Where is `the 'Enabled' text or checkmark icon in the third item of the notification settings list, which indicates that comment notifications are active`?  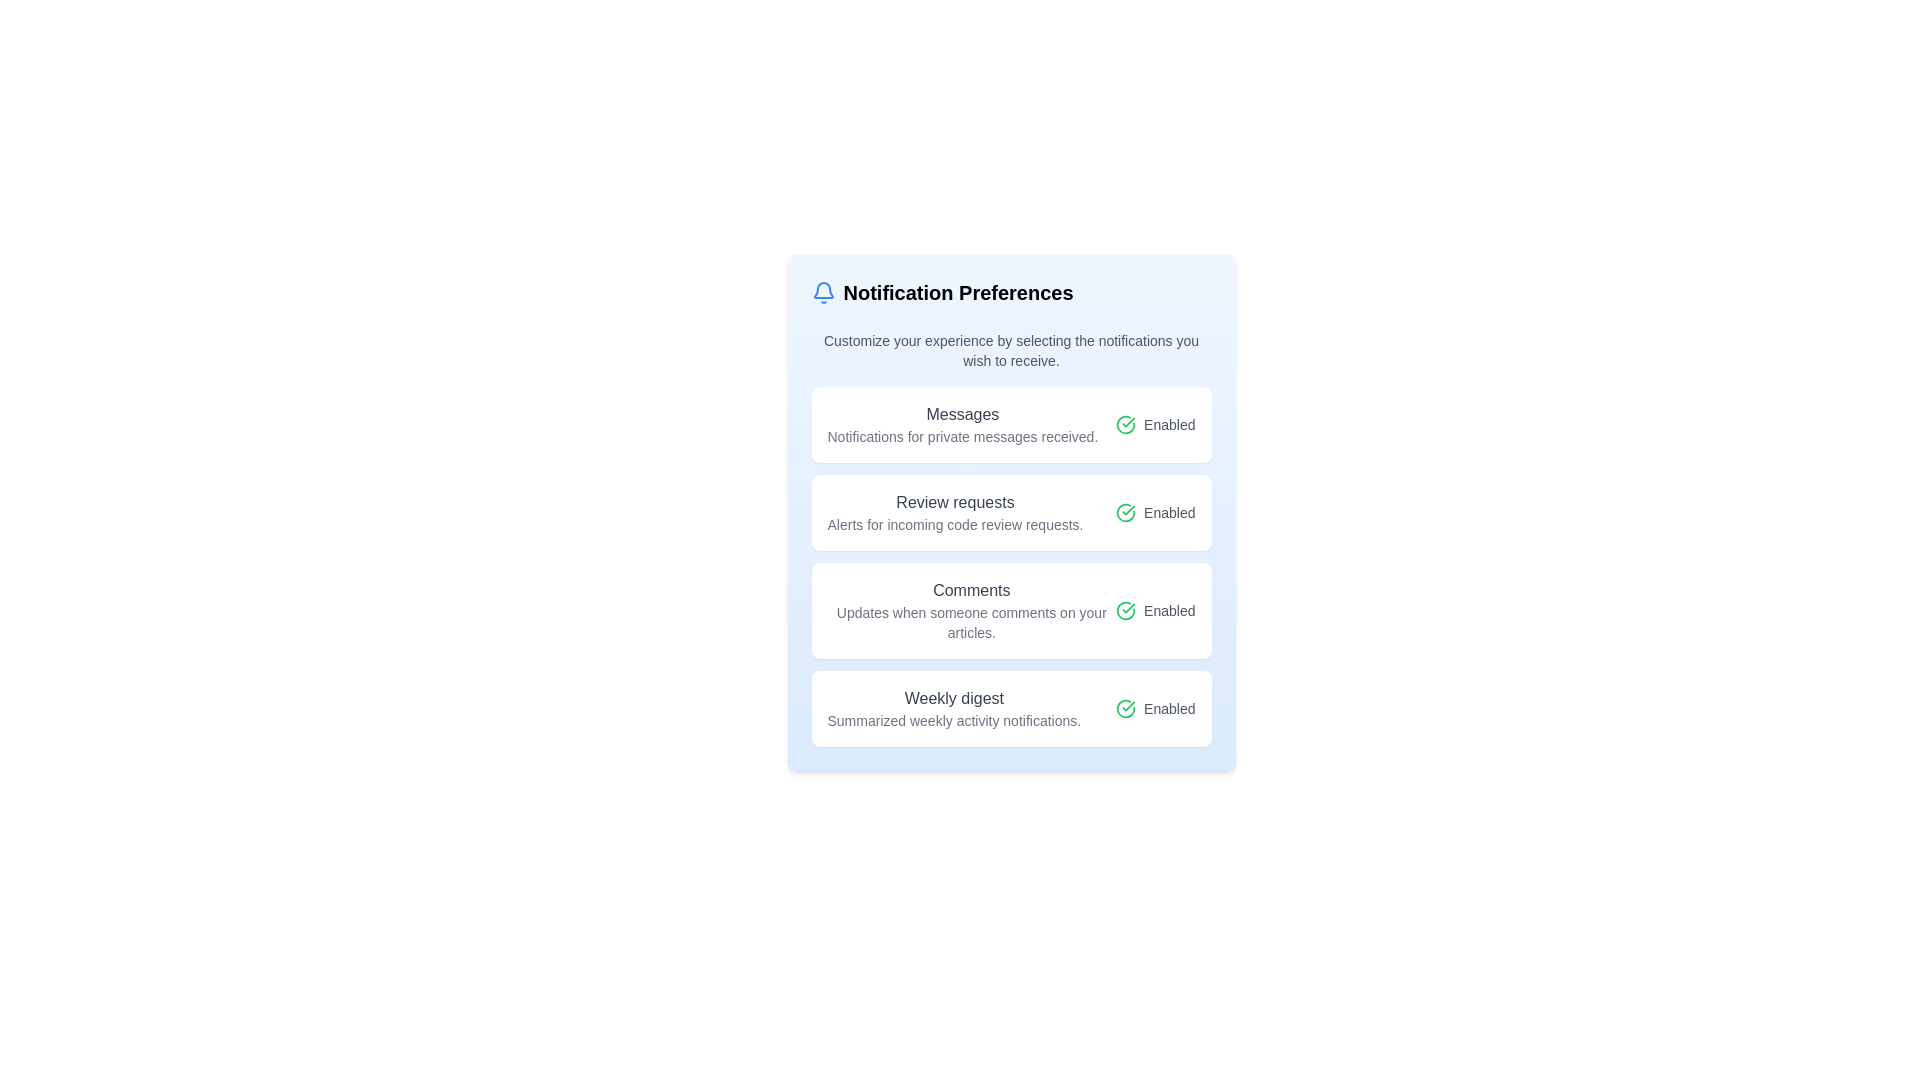 the 'Enabled' text or checkmark icon in the third item of the notification settings list, which indicates that comment notifications are active is located at coordinates (1011, 609).